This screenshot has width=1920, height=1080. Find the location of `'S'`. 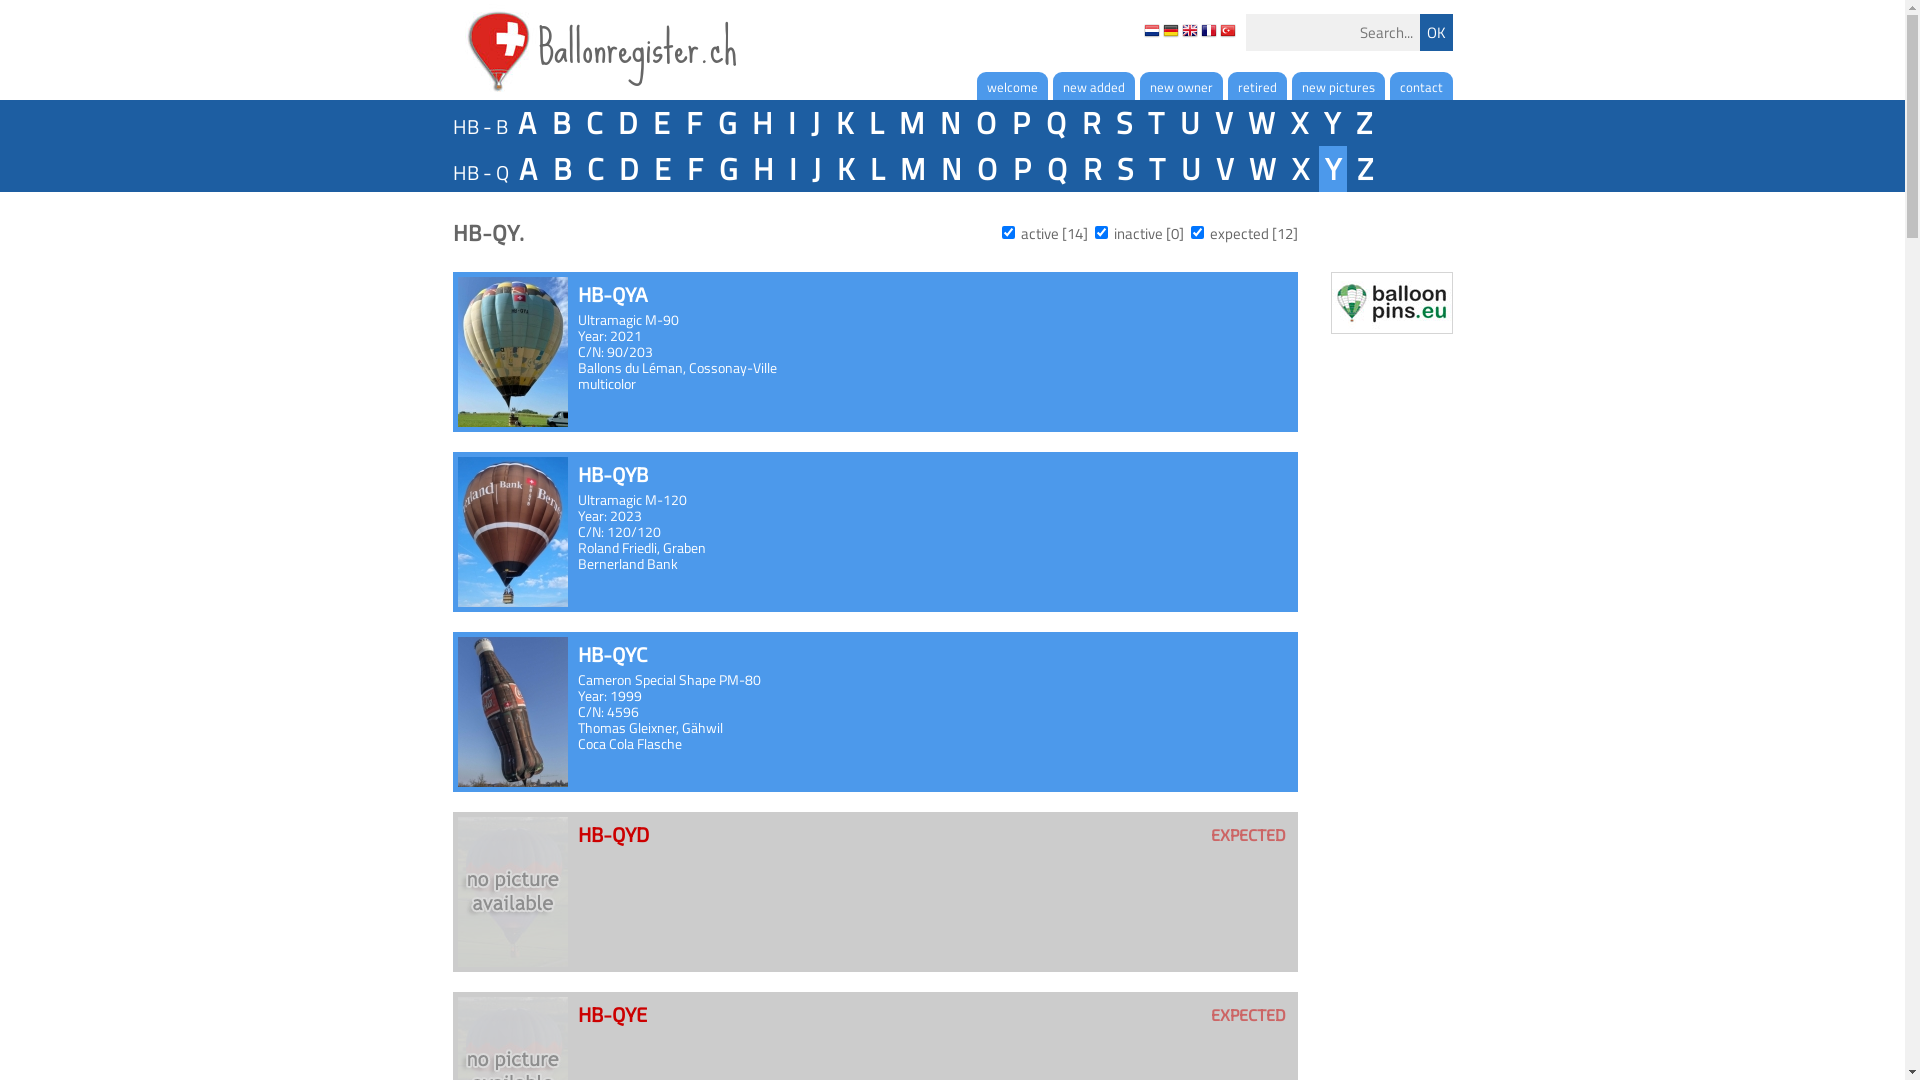

'S' is located at coordinates (1123, 168).